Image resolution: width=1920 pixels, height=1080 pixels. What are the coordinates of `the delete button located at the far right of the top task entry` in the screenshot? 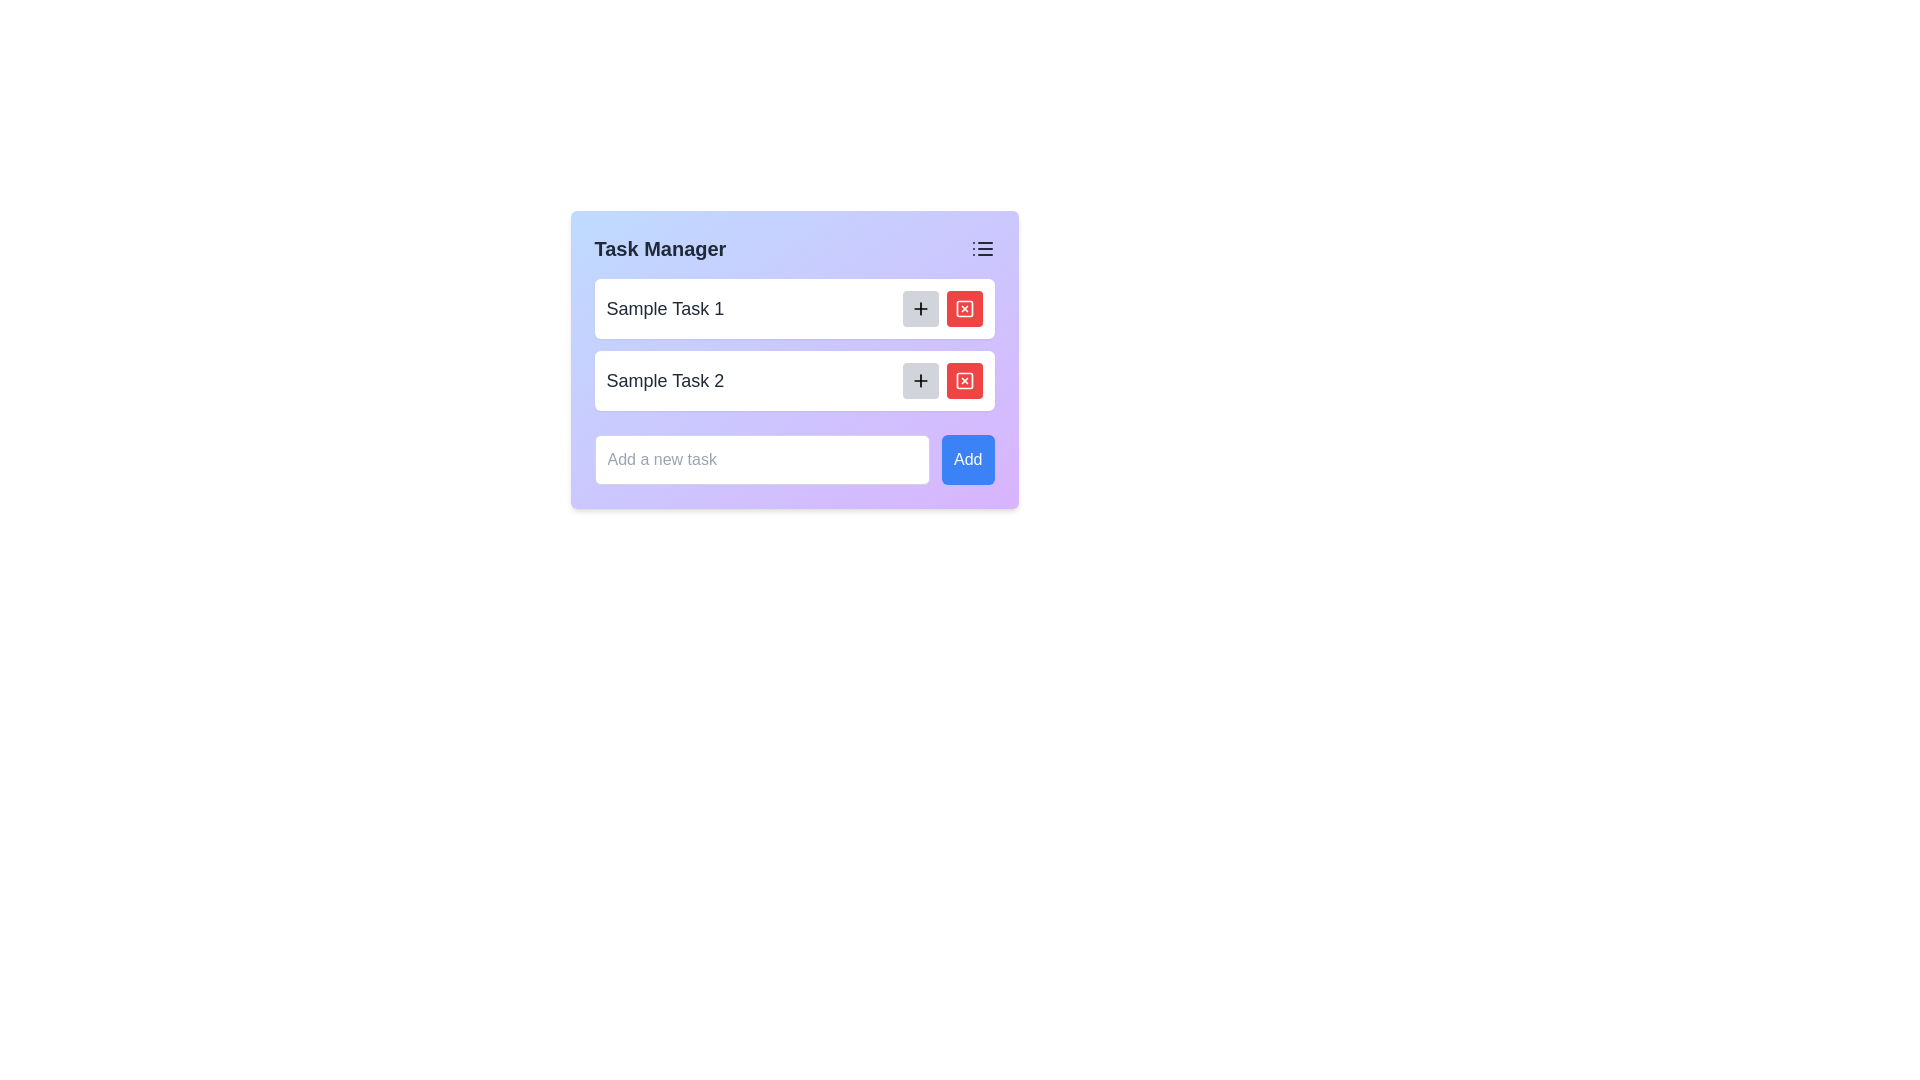 It's located at (964, 308).